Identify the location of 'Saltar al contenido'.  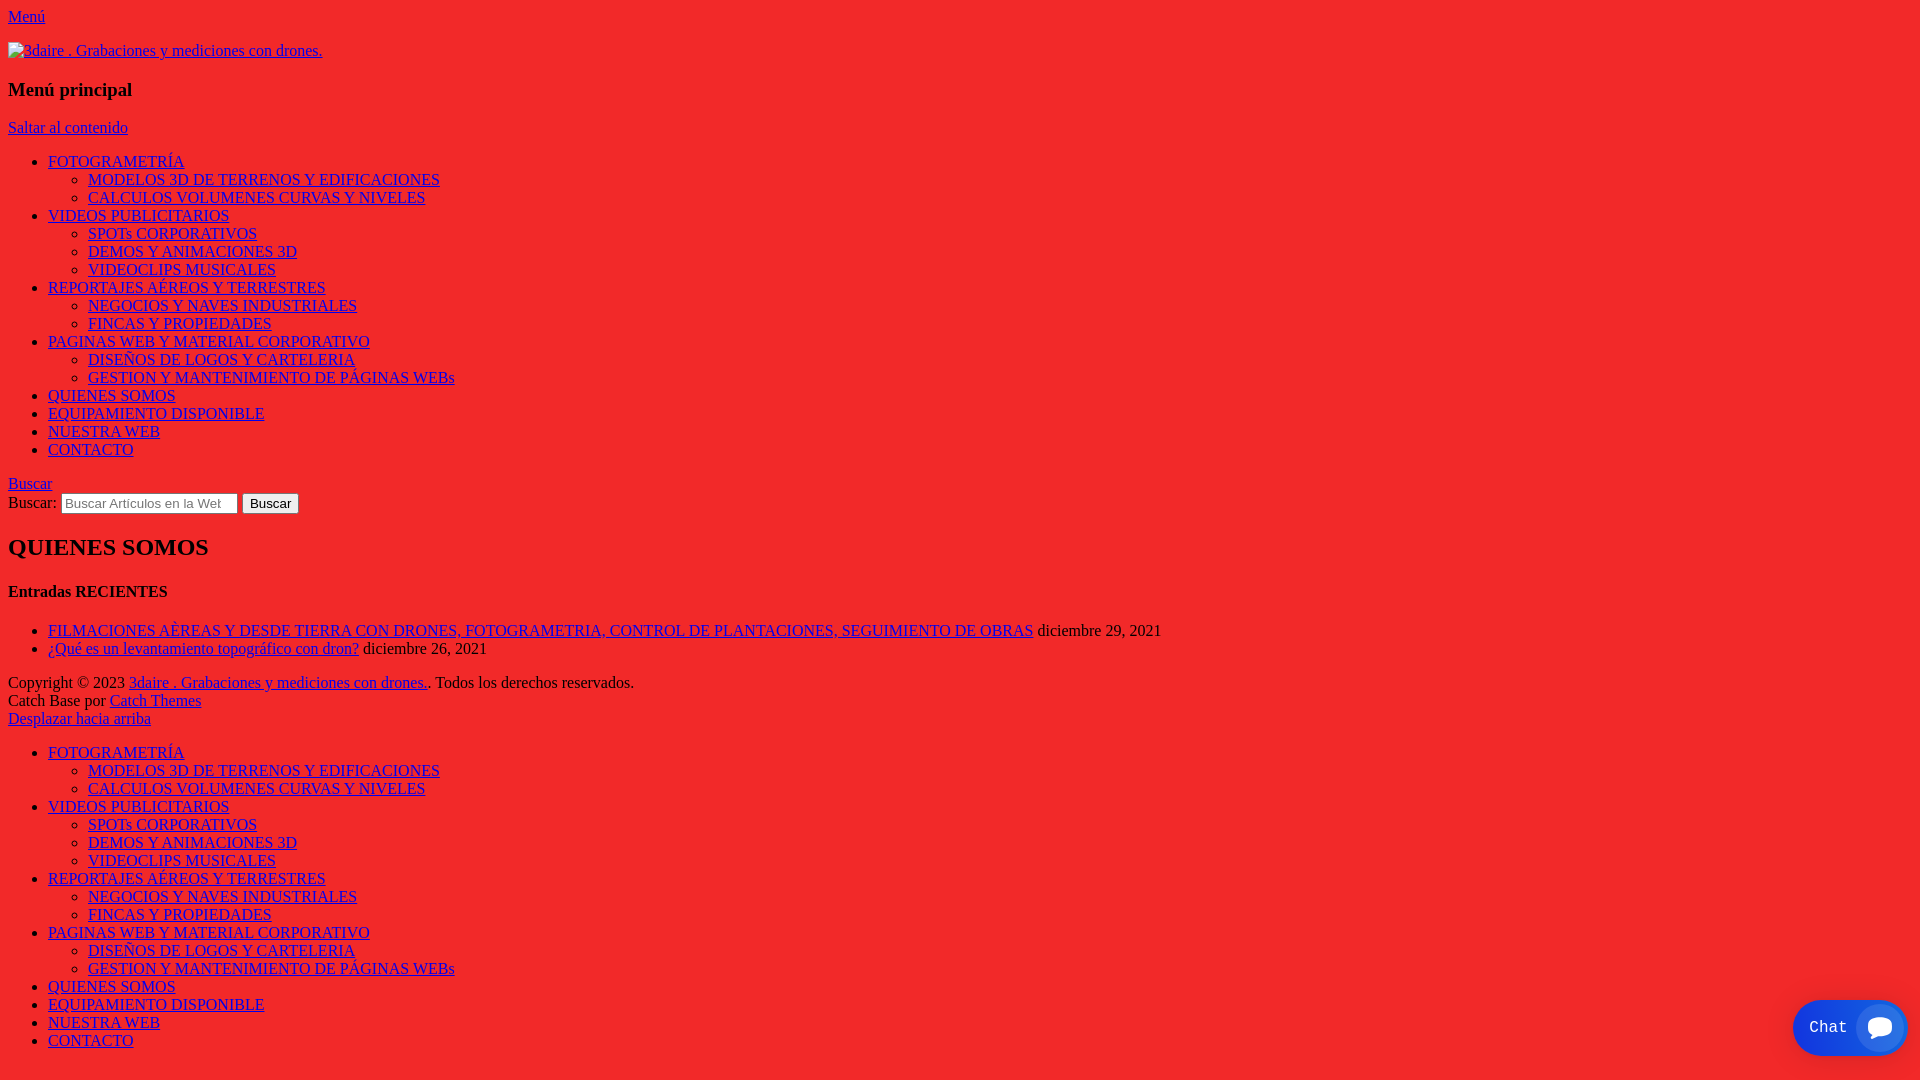
(67, 127).